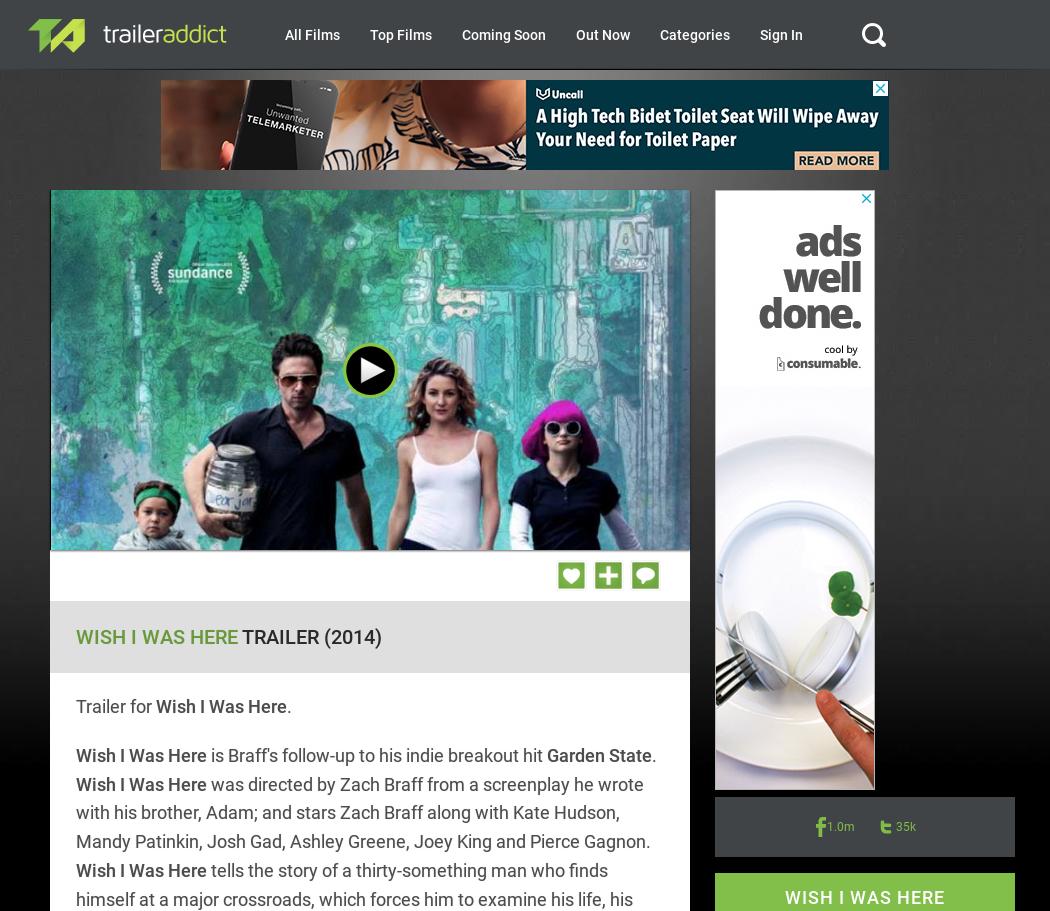  I want to click on '00:00', so click(242, 530).